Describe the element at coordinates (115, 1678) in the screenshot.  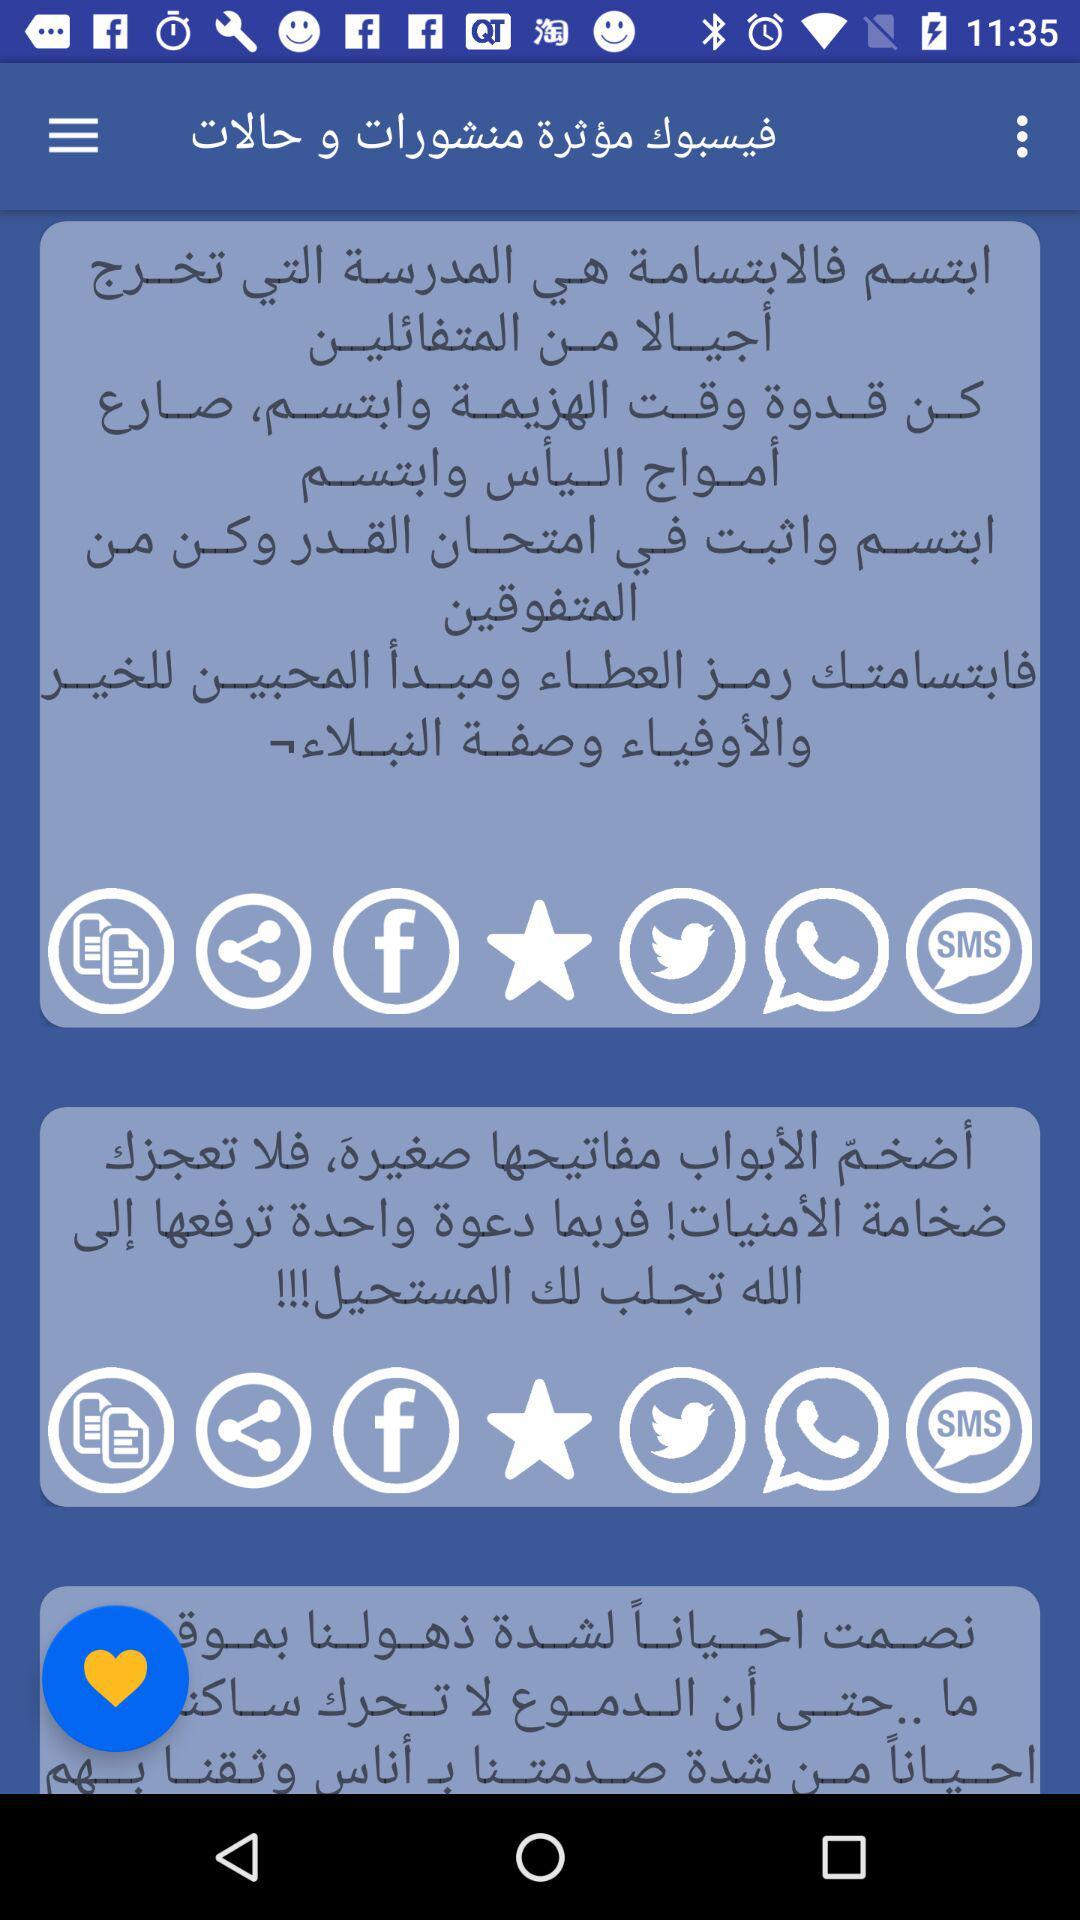
I see `the favorite icon` at that location.